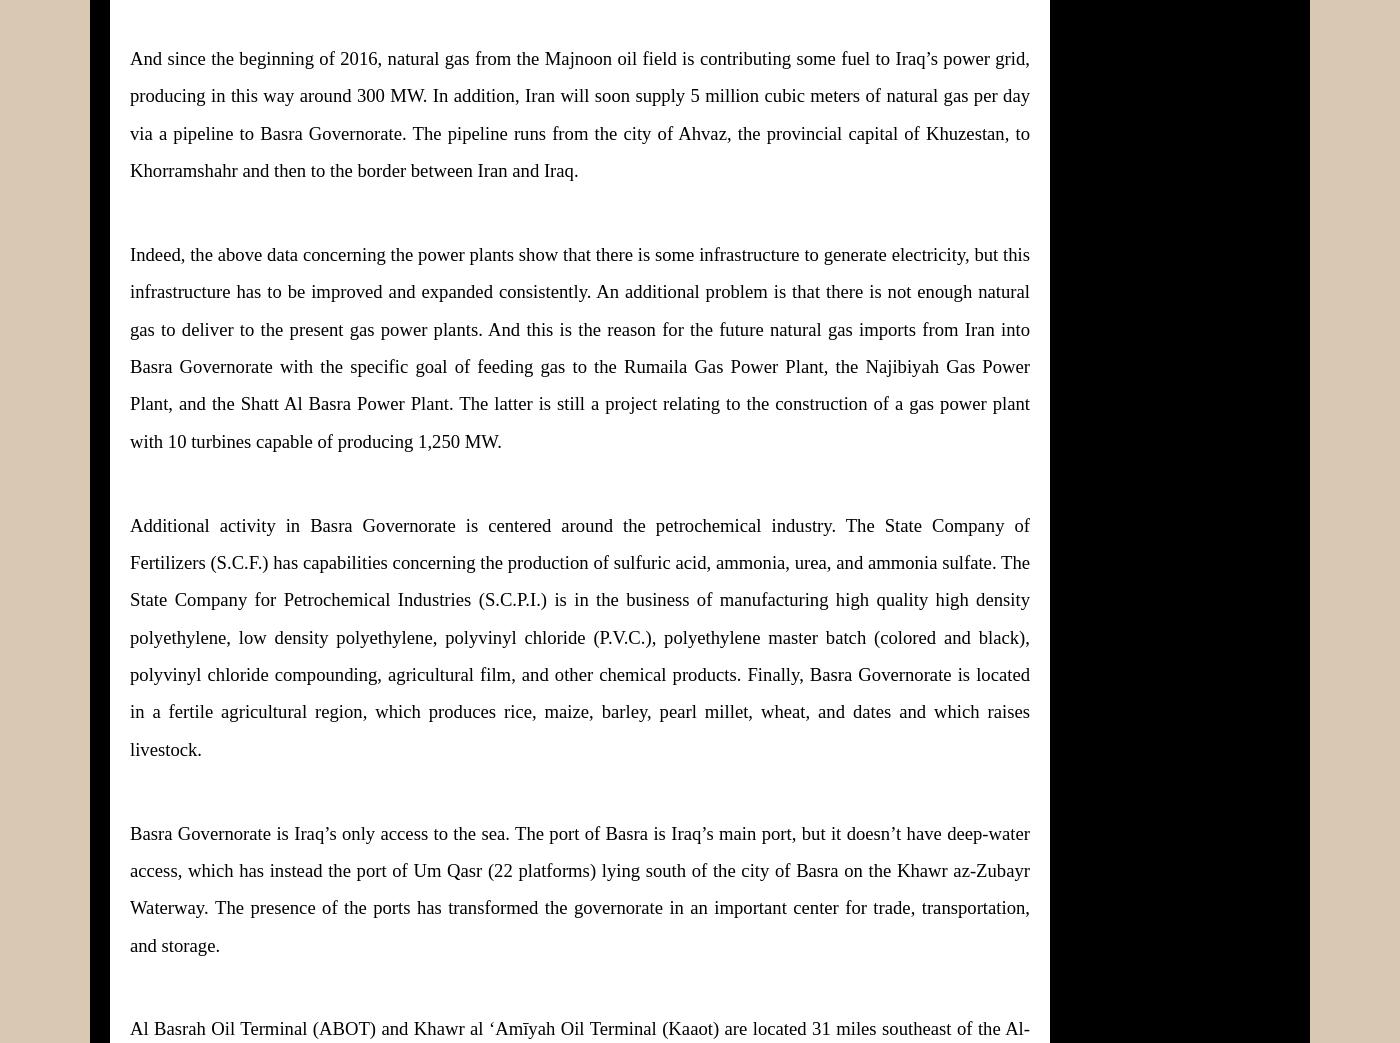 Image resolution: width=1400 pixels, height=1043 pixels. What do you see at coordinates (580, 888) in the screenshot?
I see `'the Khawr az-Zubayr Waterway.'` at bounding box center [580, 888].